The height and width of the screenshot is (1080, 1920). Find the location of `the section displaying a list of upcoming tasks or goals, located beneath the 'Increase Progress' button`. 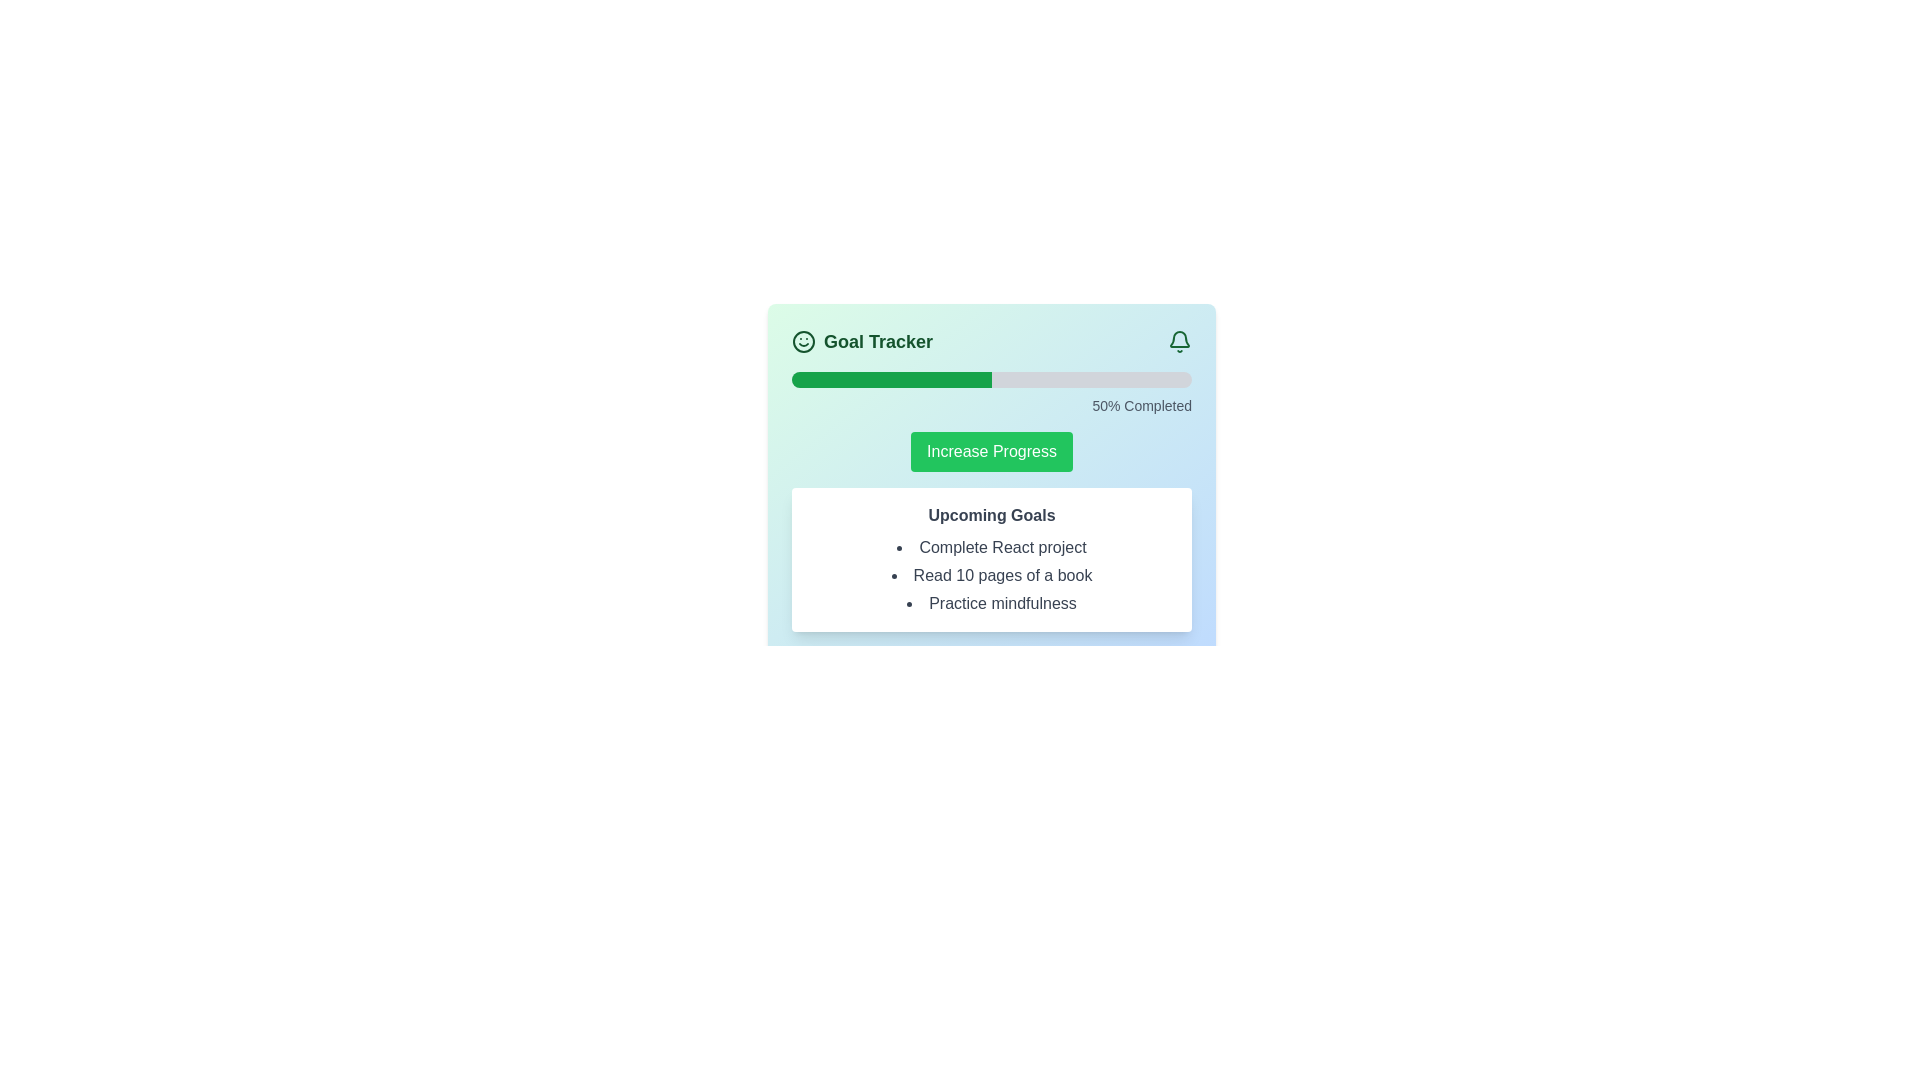

the section displaying a list of upcoming tasks or goals, located beneath the 'Increase Progress' button is located at coordinates (992, 559).